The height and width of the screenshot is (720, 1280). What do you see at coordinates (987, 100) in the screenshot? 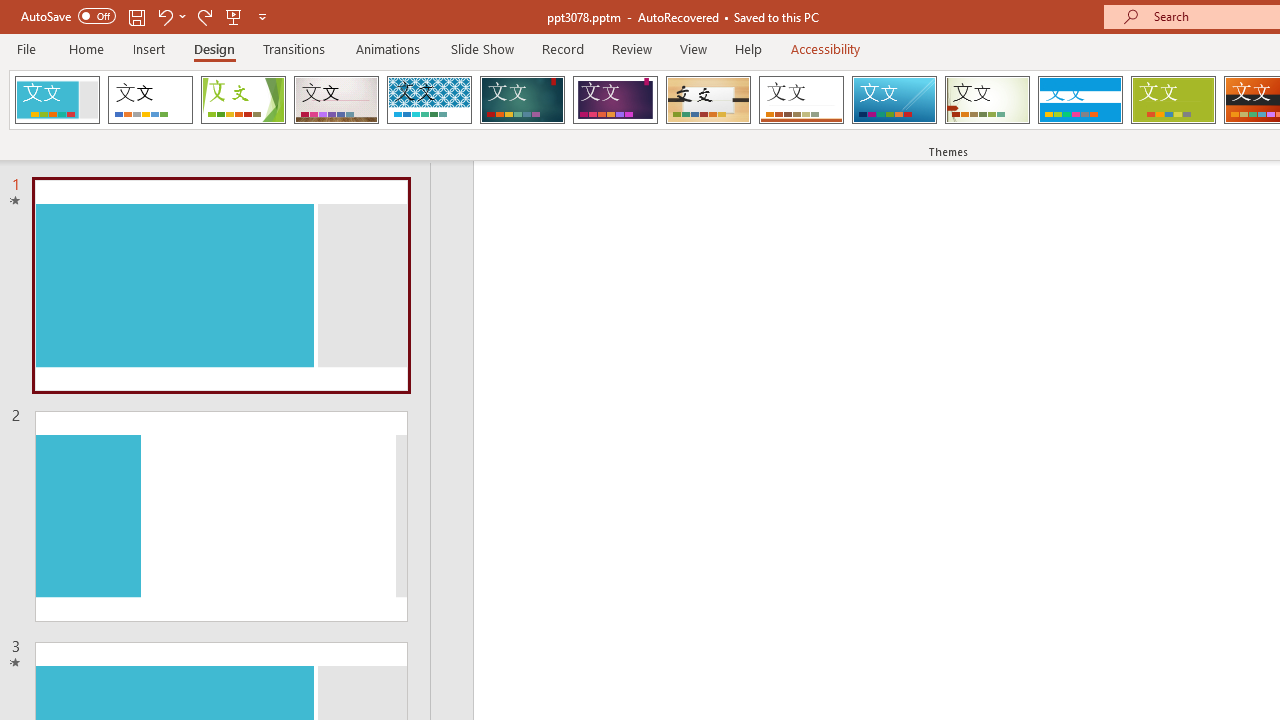
I see `'Wisp'` at bounding box center [987, 100].